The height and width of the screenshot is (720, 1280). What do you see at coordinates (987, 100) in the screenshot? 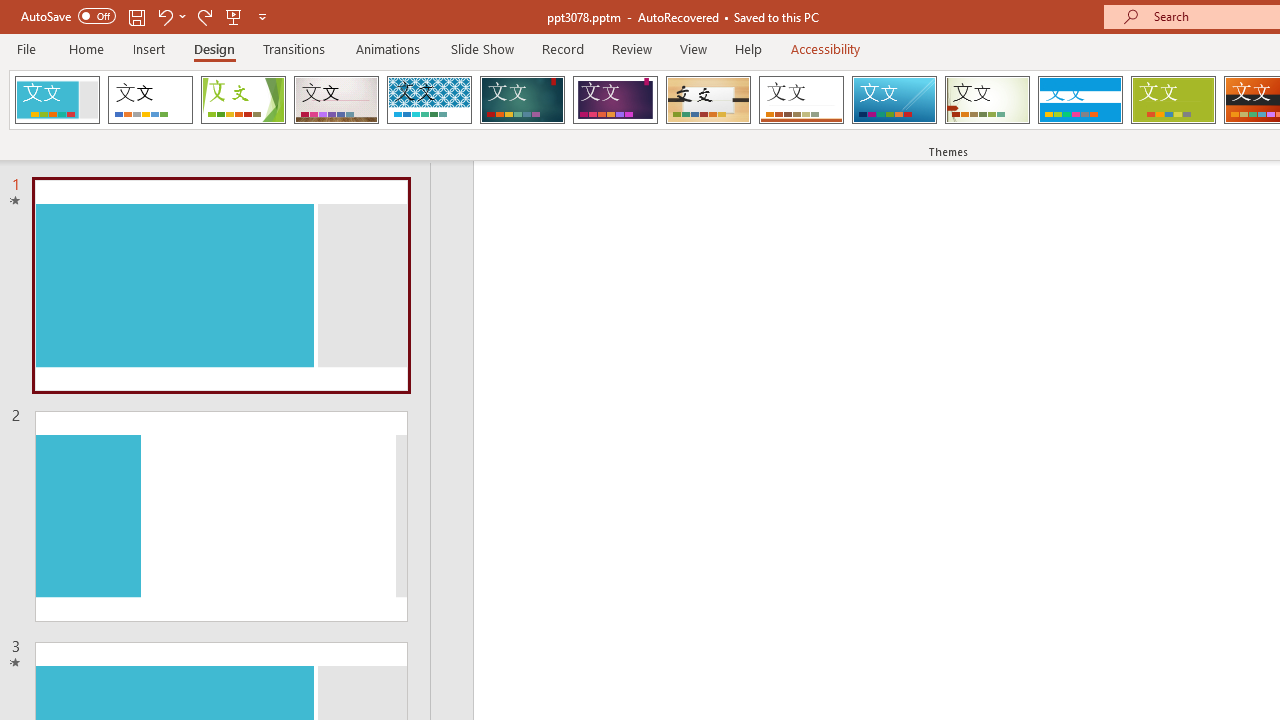
I see `'Wisp'` at bounding box center [987, 100].